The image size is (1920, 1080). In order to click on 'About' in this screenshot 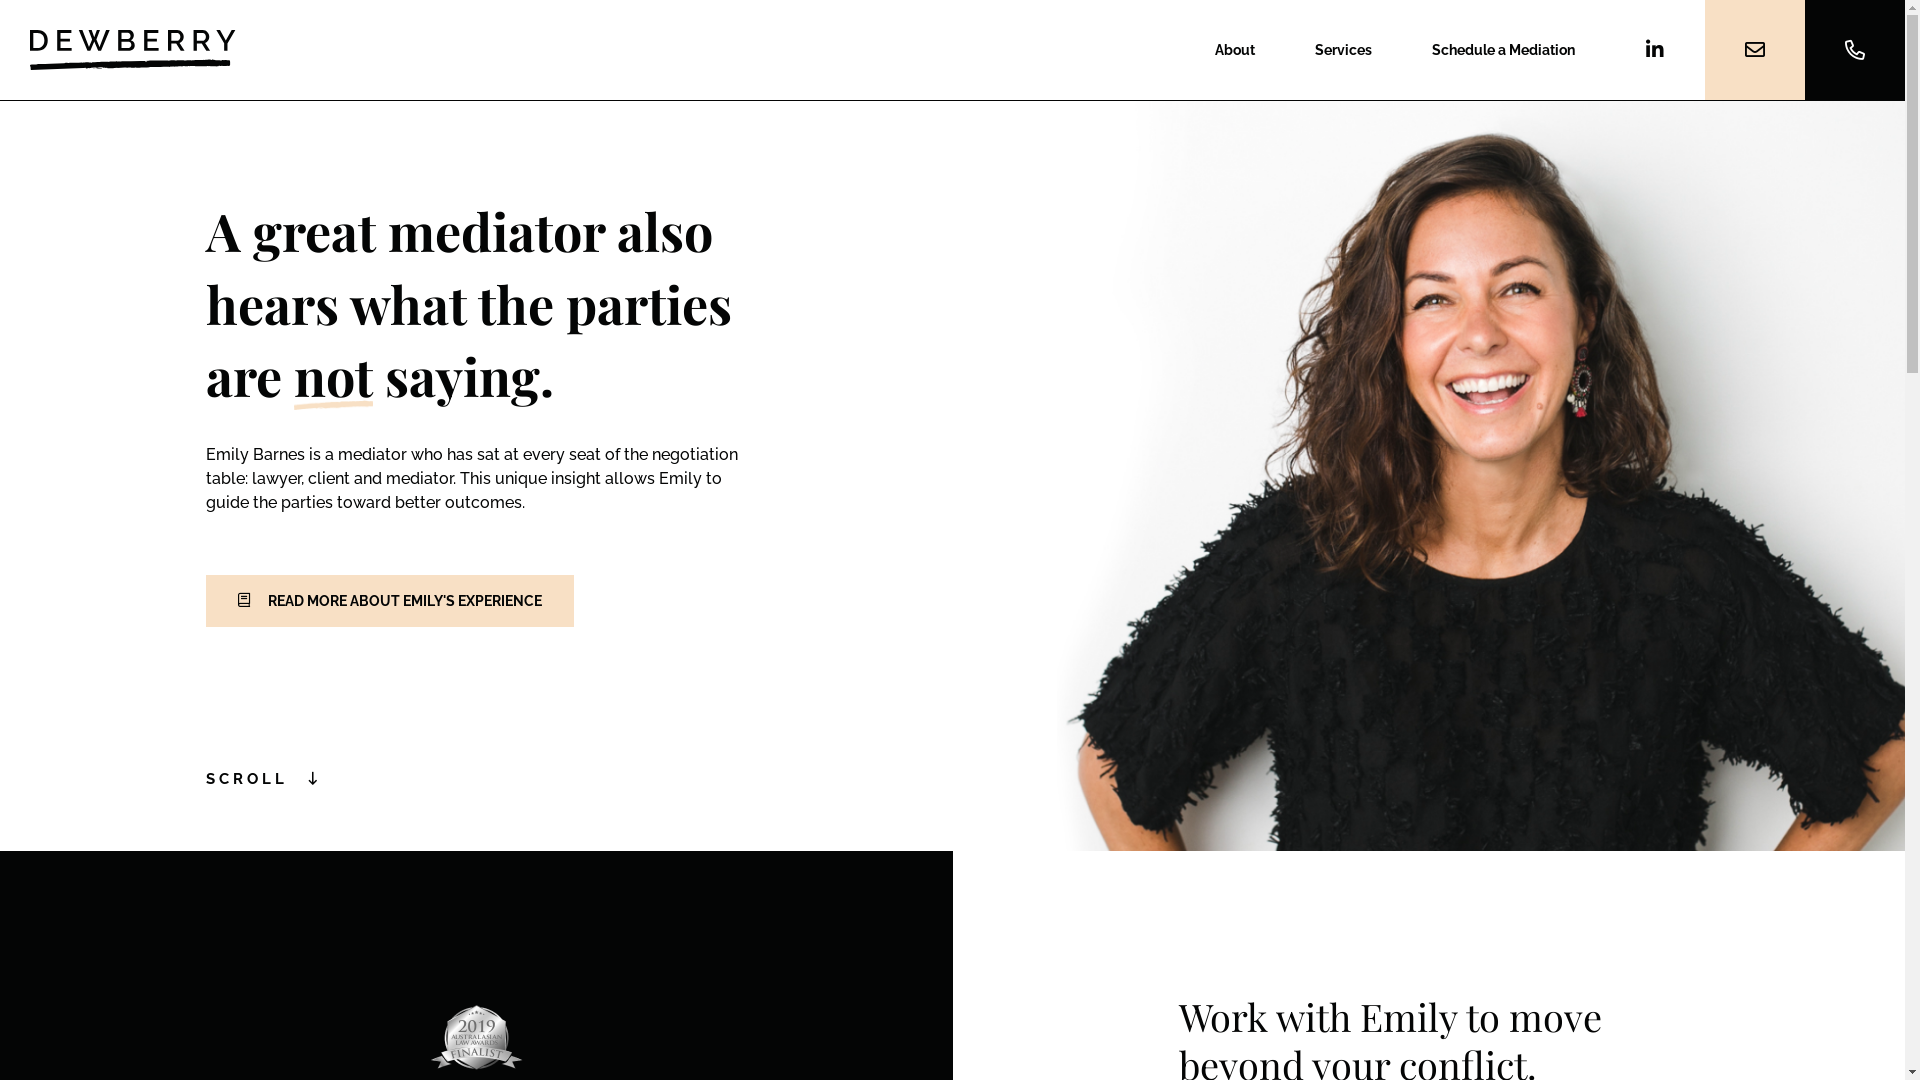, I will do `click(1233, 49)`.